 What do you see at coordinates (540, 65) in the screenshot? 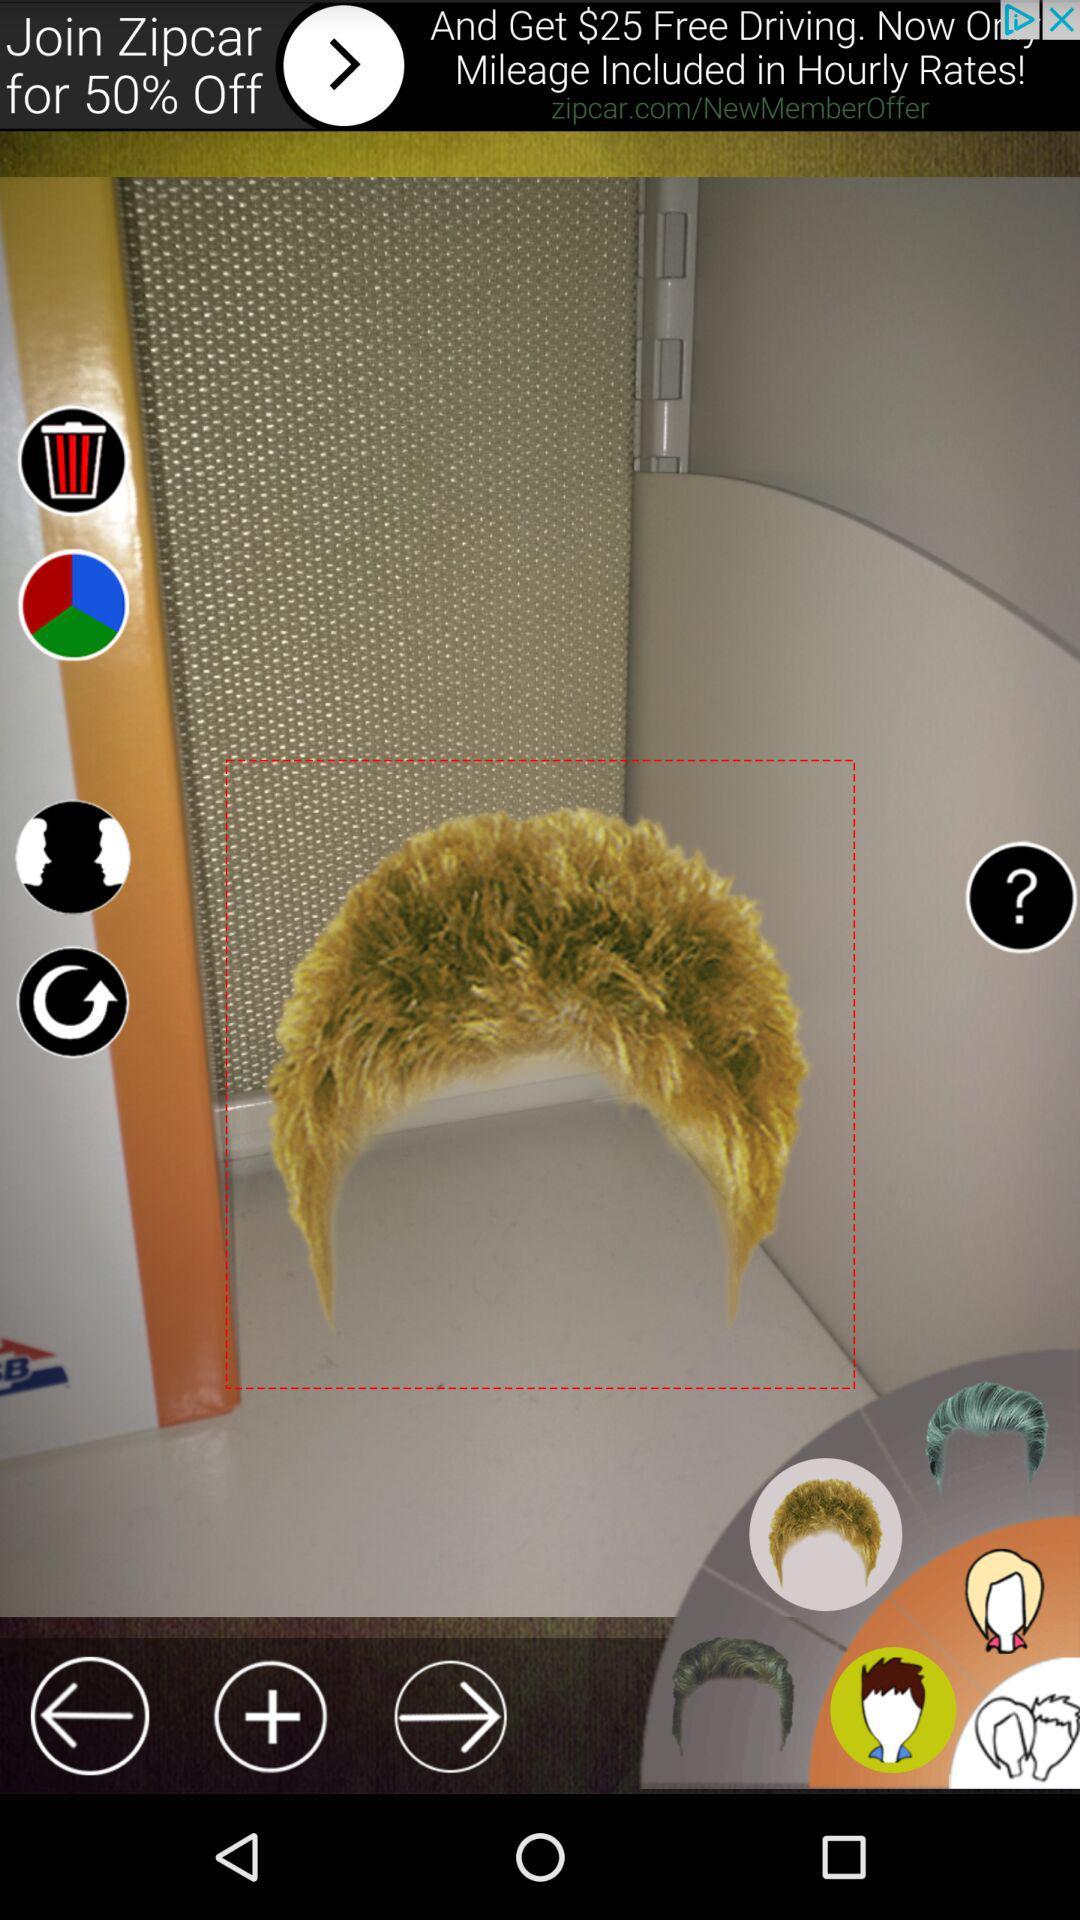
I see `advertisement` at bounding box center [540, 65].